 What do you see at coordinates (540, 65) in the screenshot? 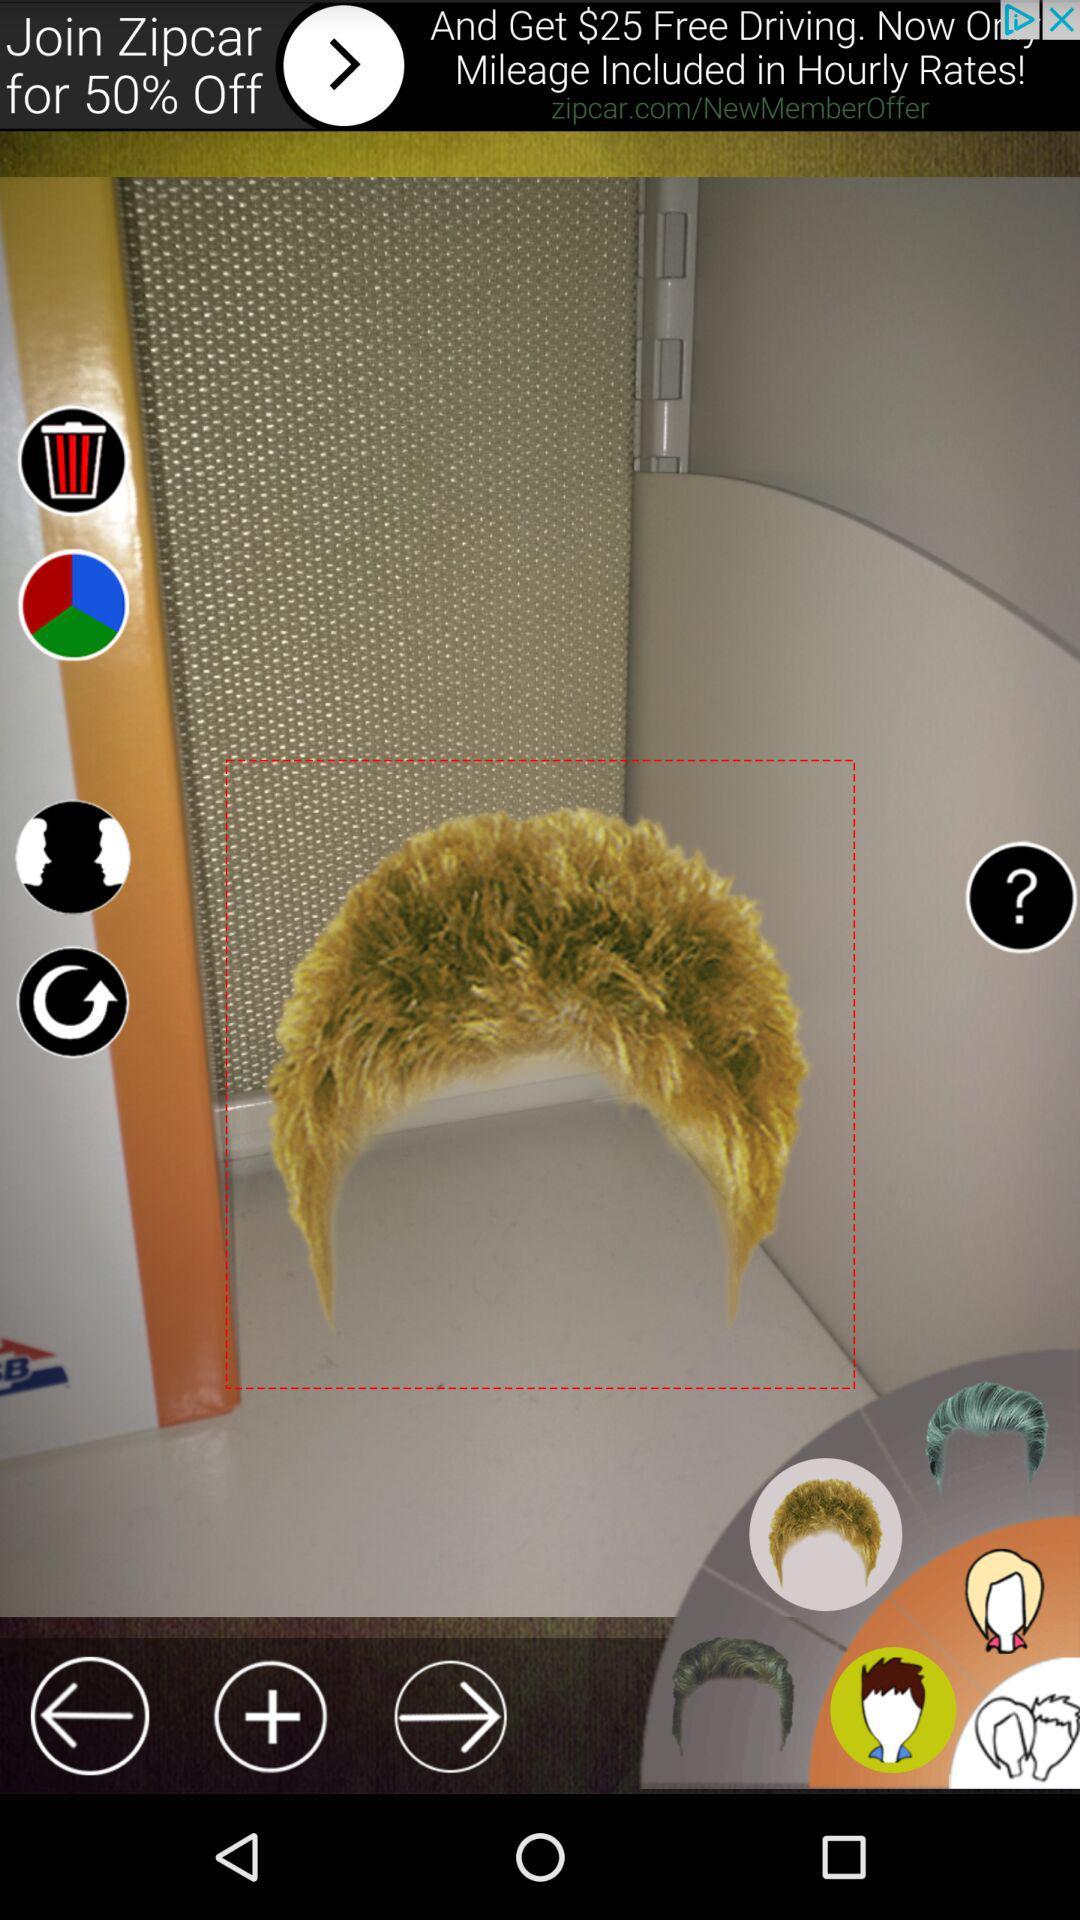
I see `advertisement` at bounding box center [540, 65].